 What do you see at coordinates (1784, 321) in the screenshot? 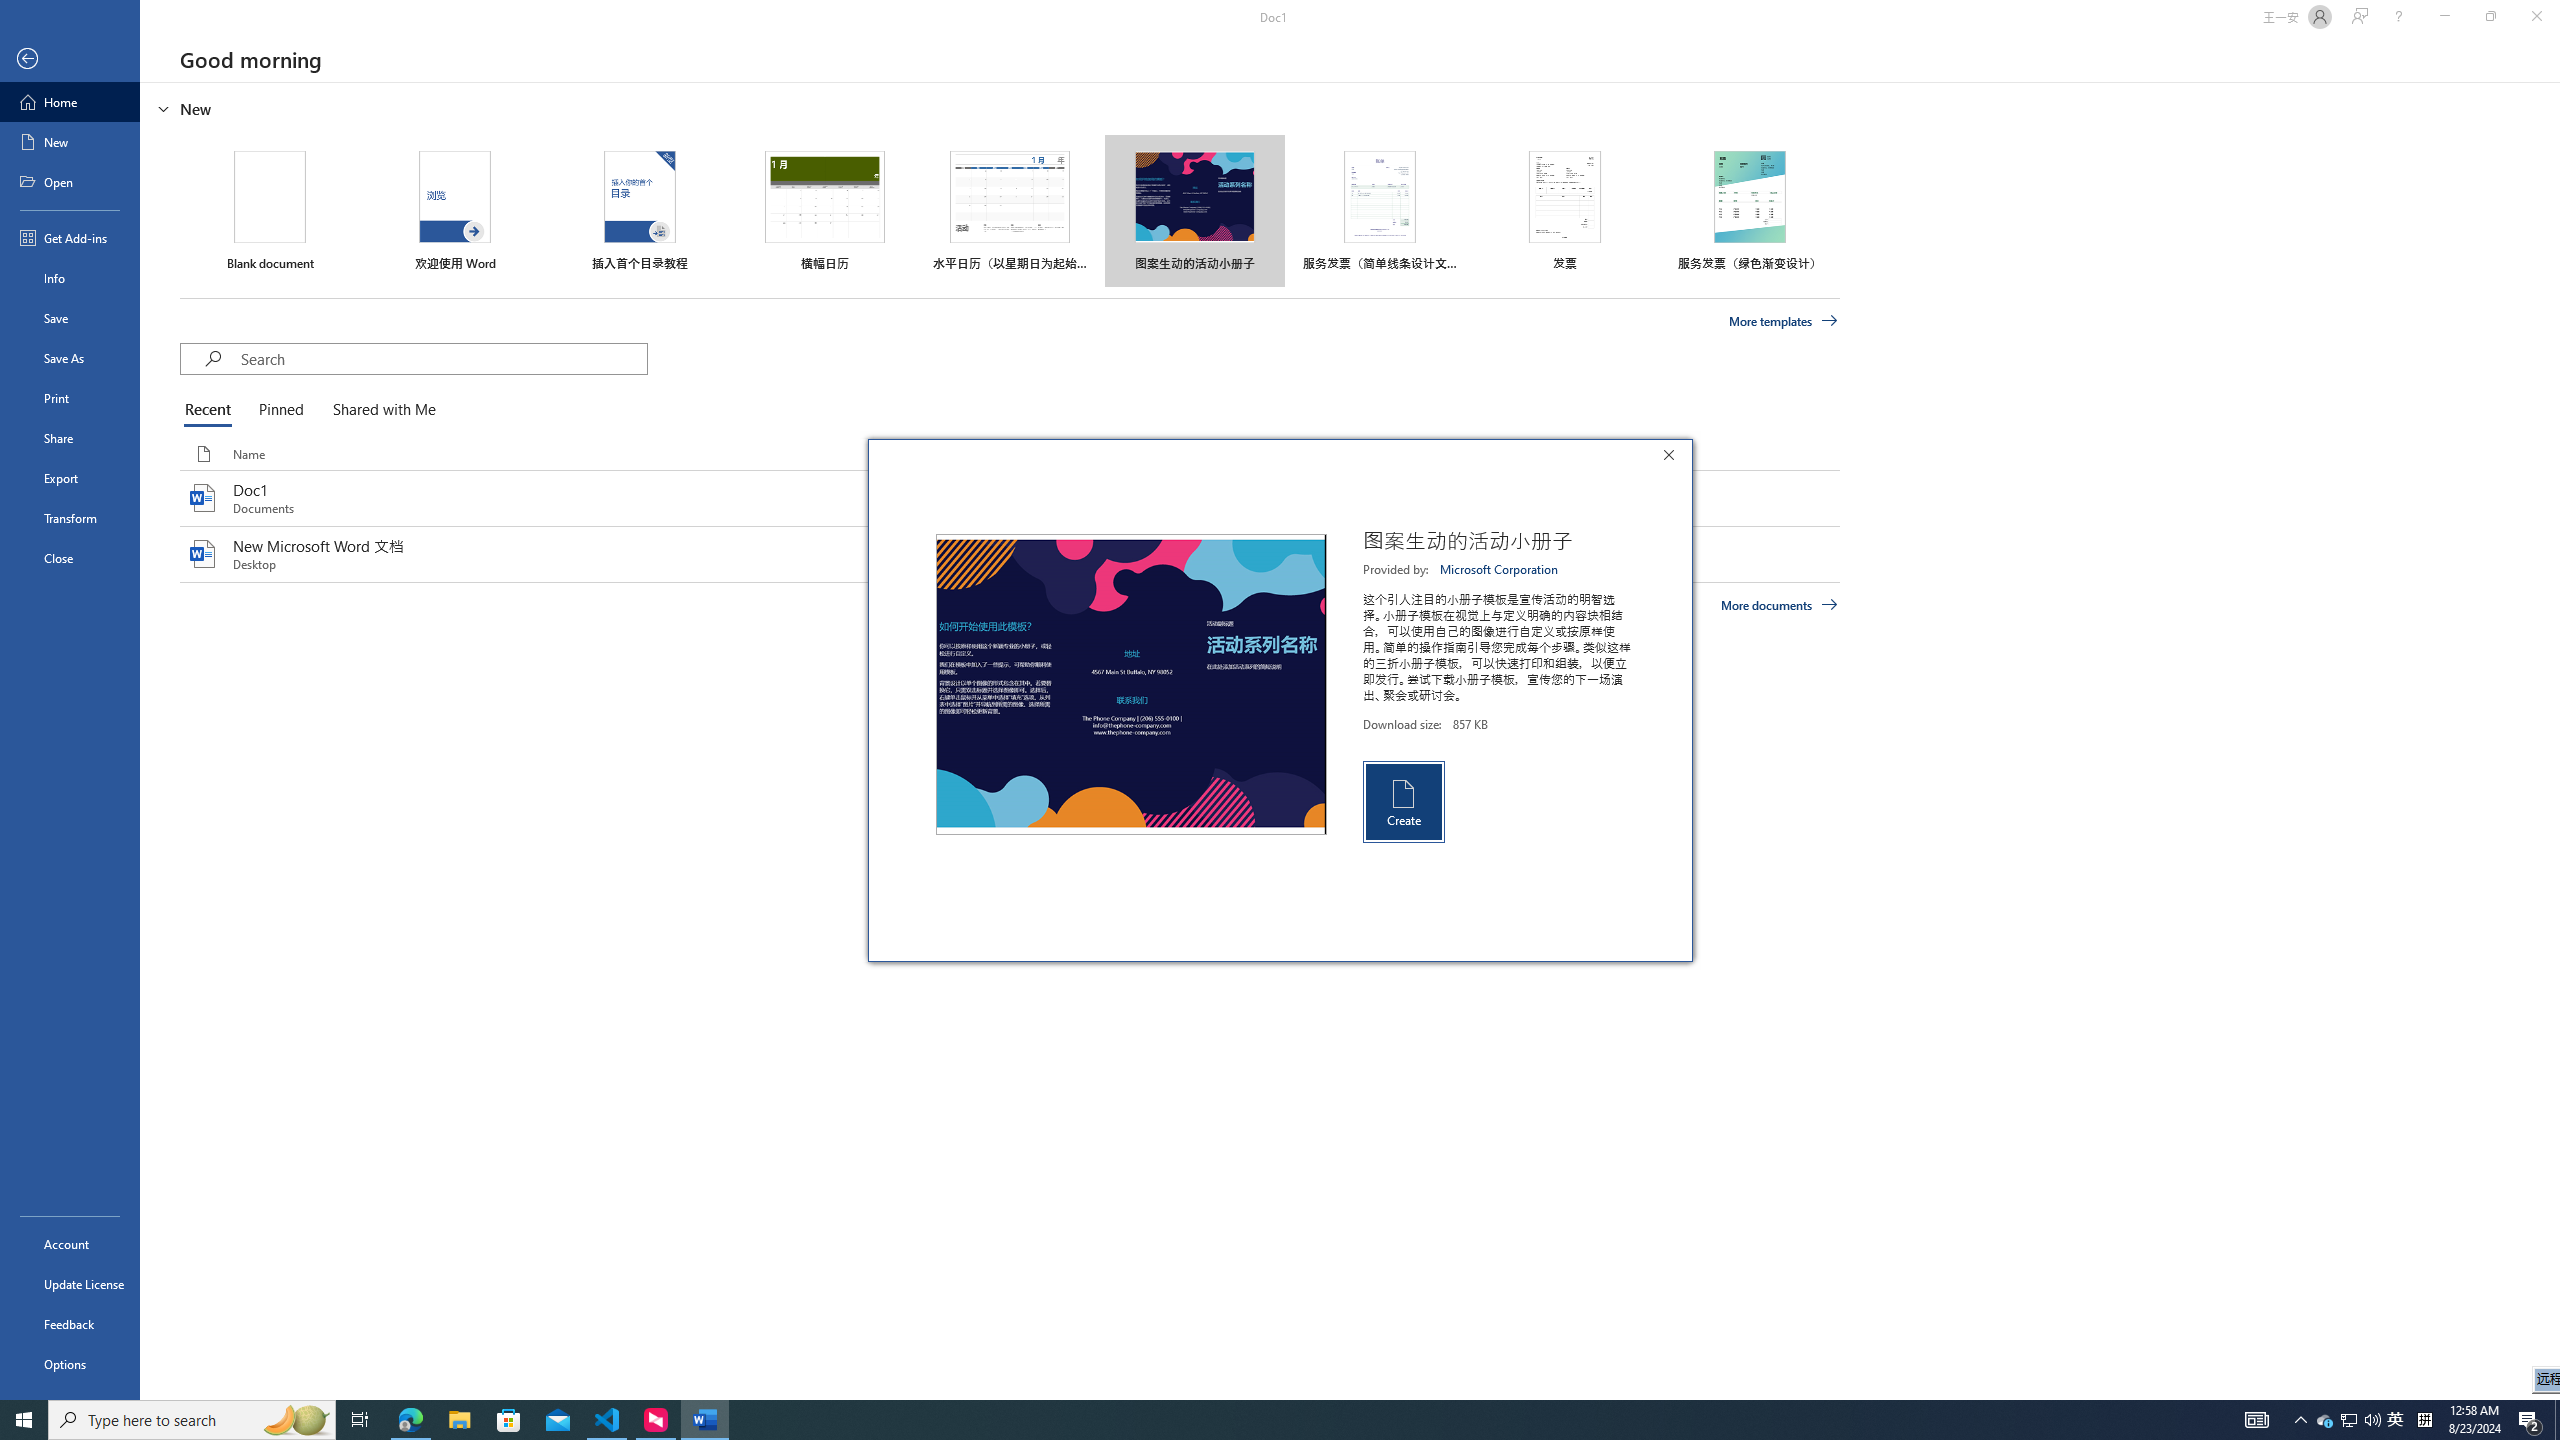
I see `'More templates'` at bounding box center [1784, 321].